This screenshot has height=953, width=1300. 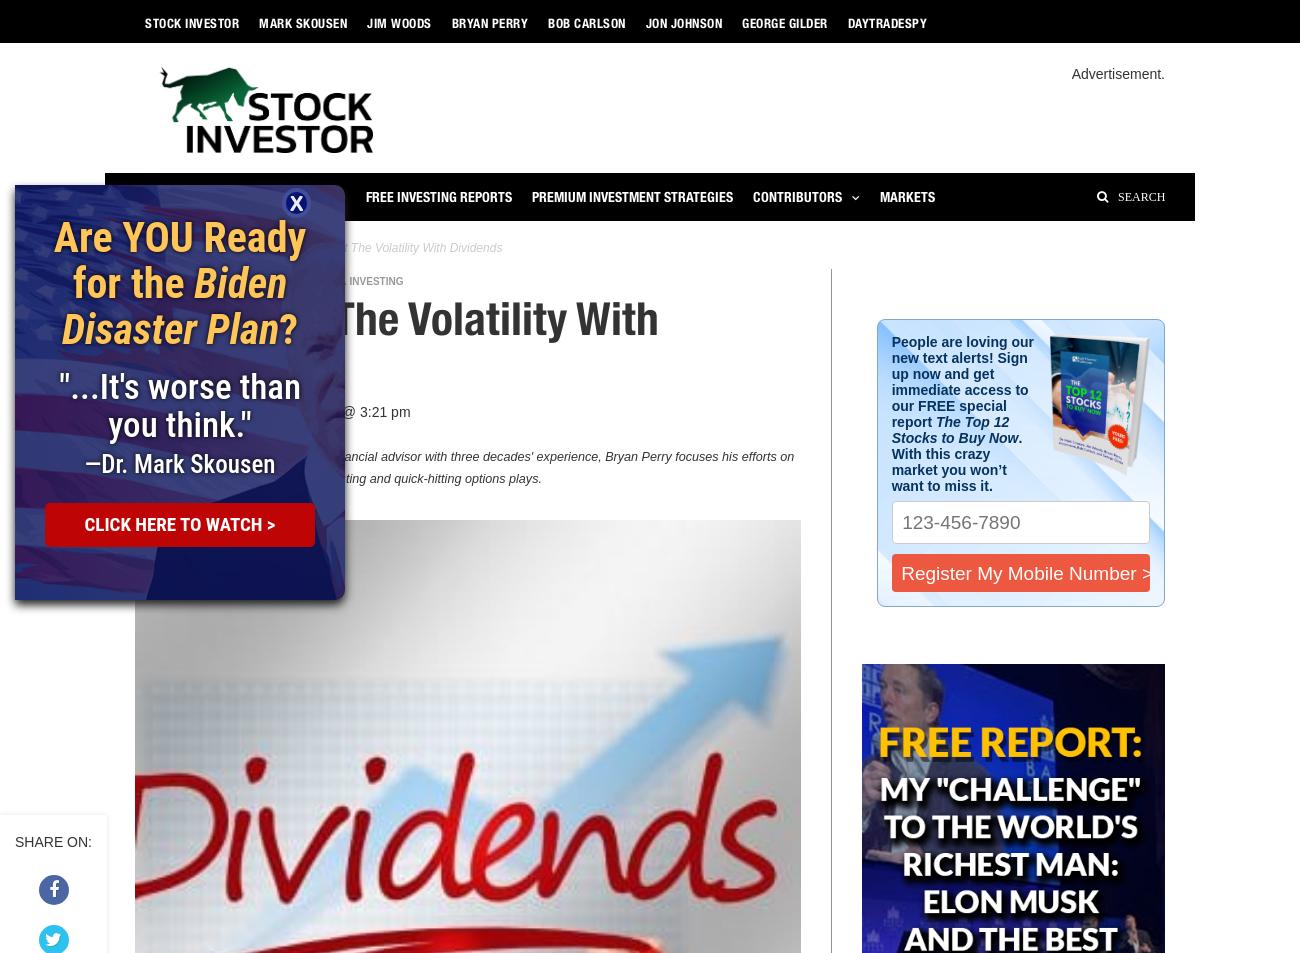 I want to click on 'A former Wall Street financial advisor with three decades' experience, Bryan Perry focuses his efforts on high-yield income investing and quick-hitting options plays.', so click(x=504, y=466).